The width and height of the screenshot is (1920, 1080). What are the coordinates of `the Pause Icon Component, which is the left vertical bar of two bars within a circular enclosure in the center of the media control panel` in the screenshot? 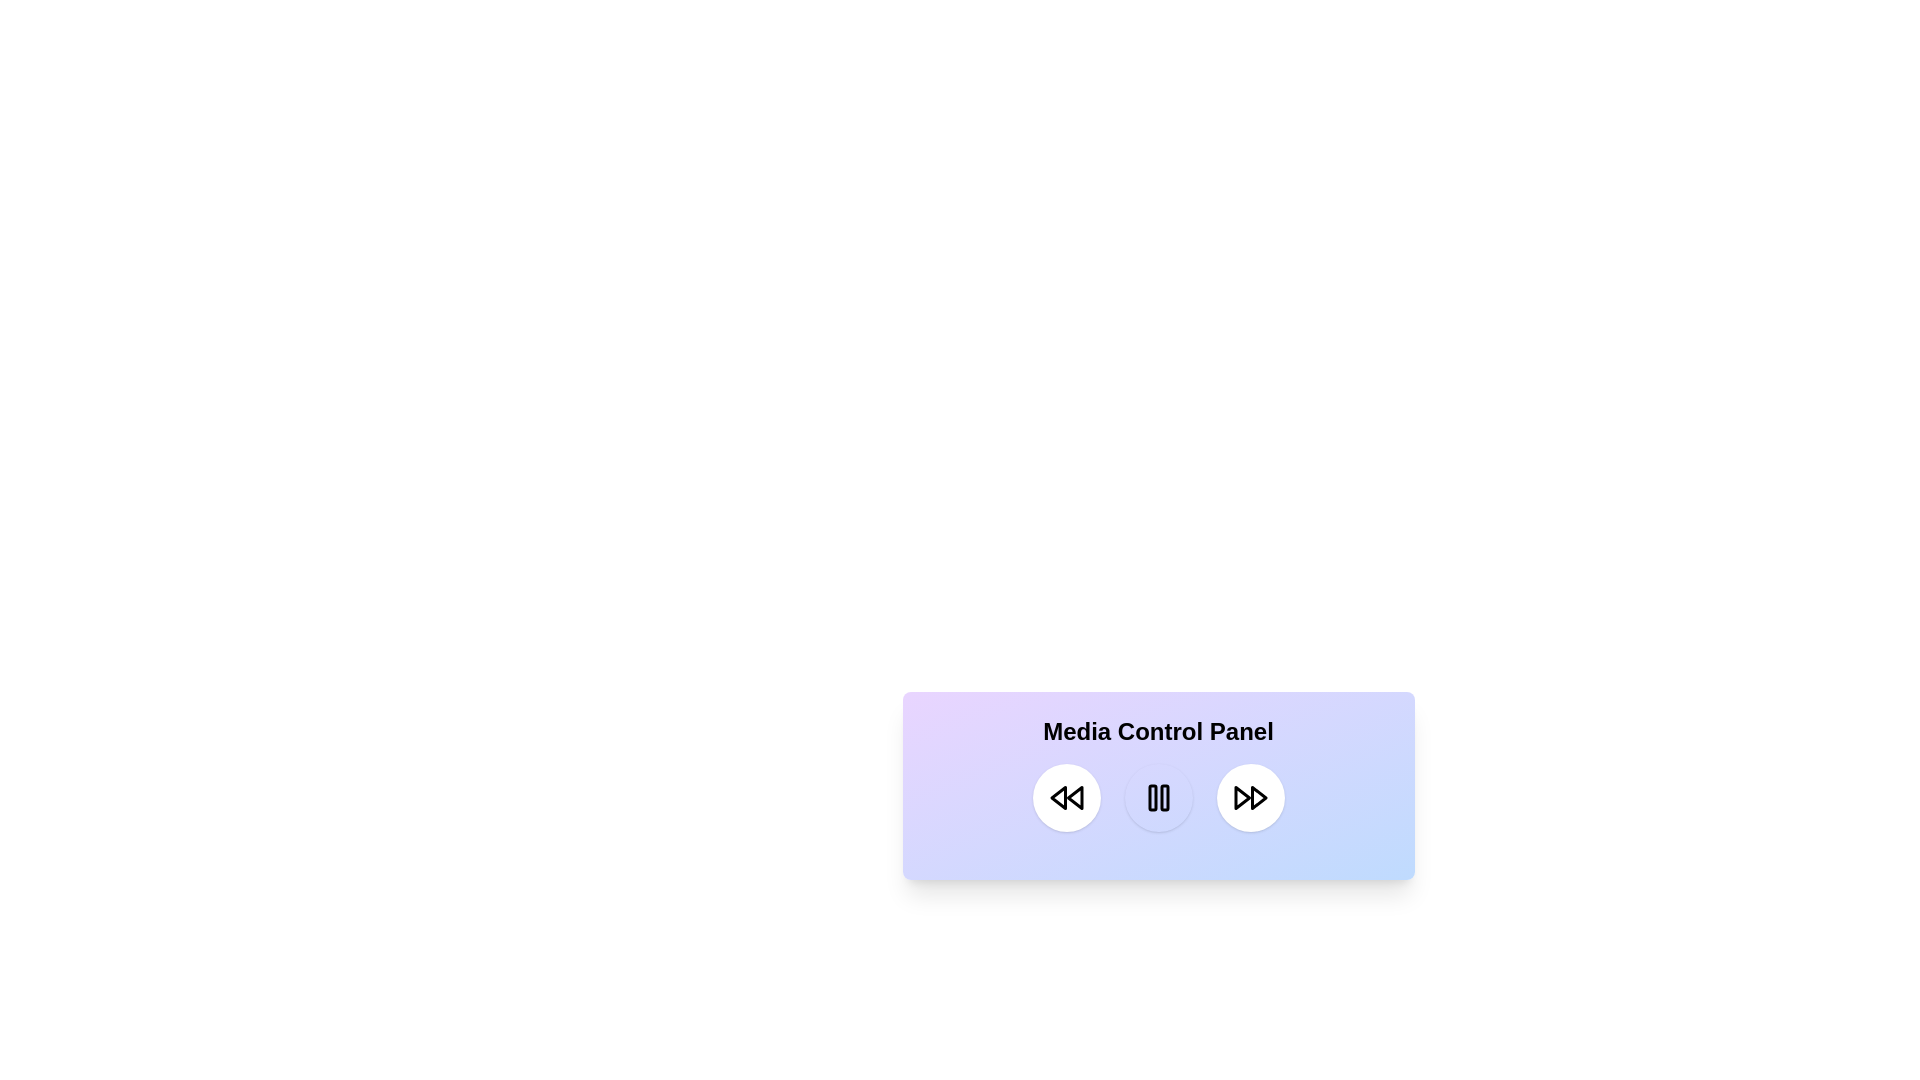 It's located at (1152, 797).